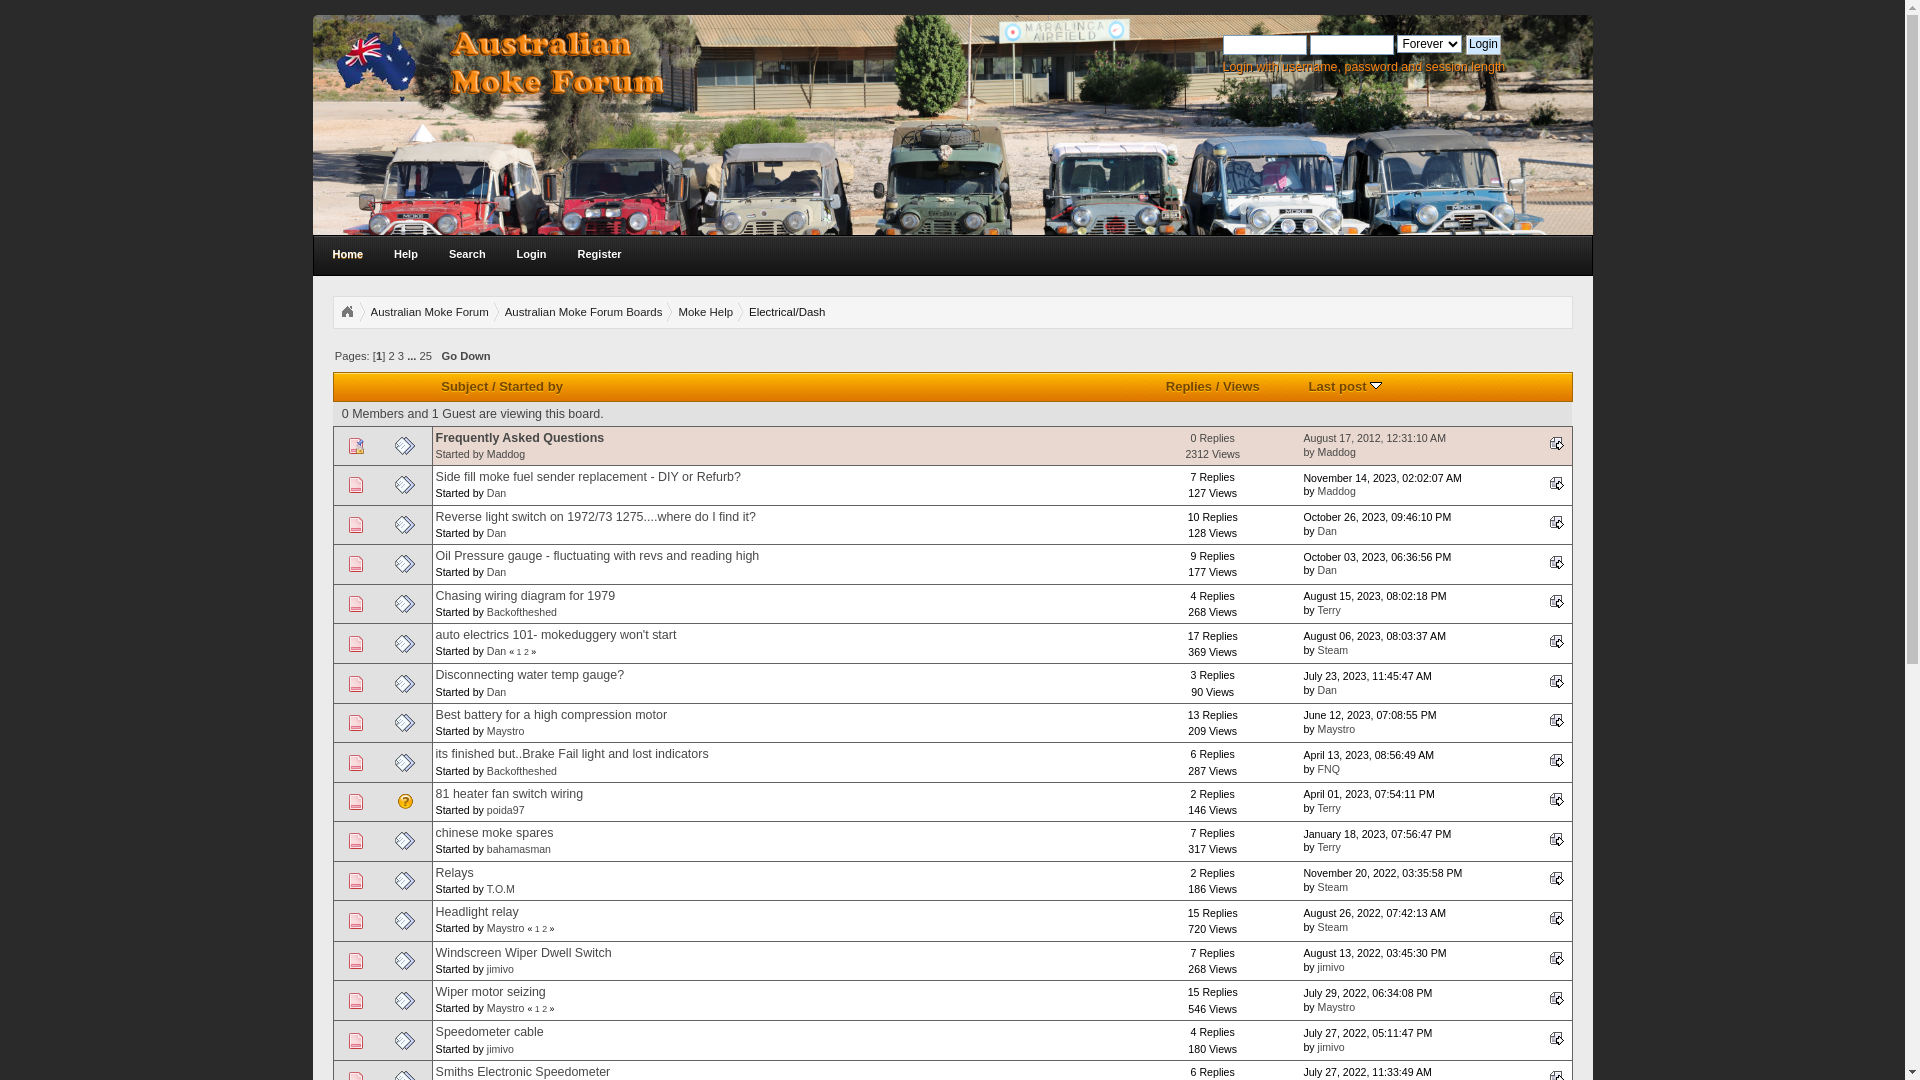 The height and width of the screenshot is (1080, 1920). I want to click on 'Maddog', so click(505, 454).